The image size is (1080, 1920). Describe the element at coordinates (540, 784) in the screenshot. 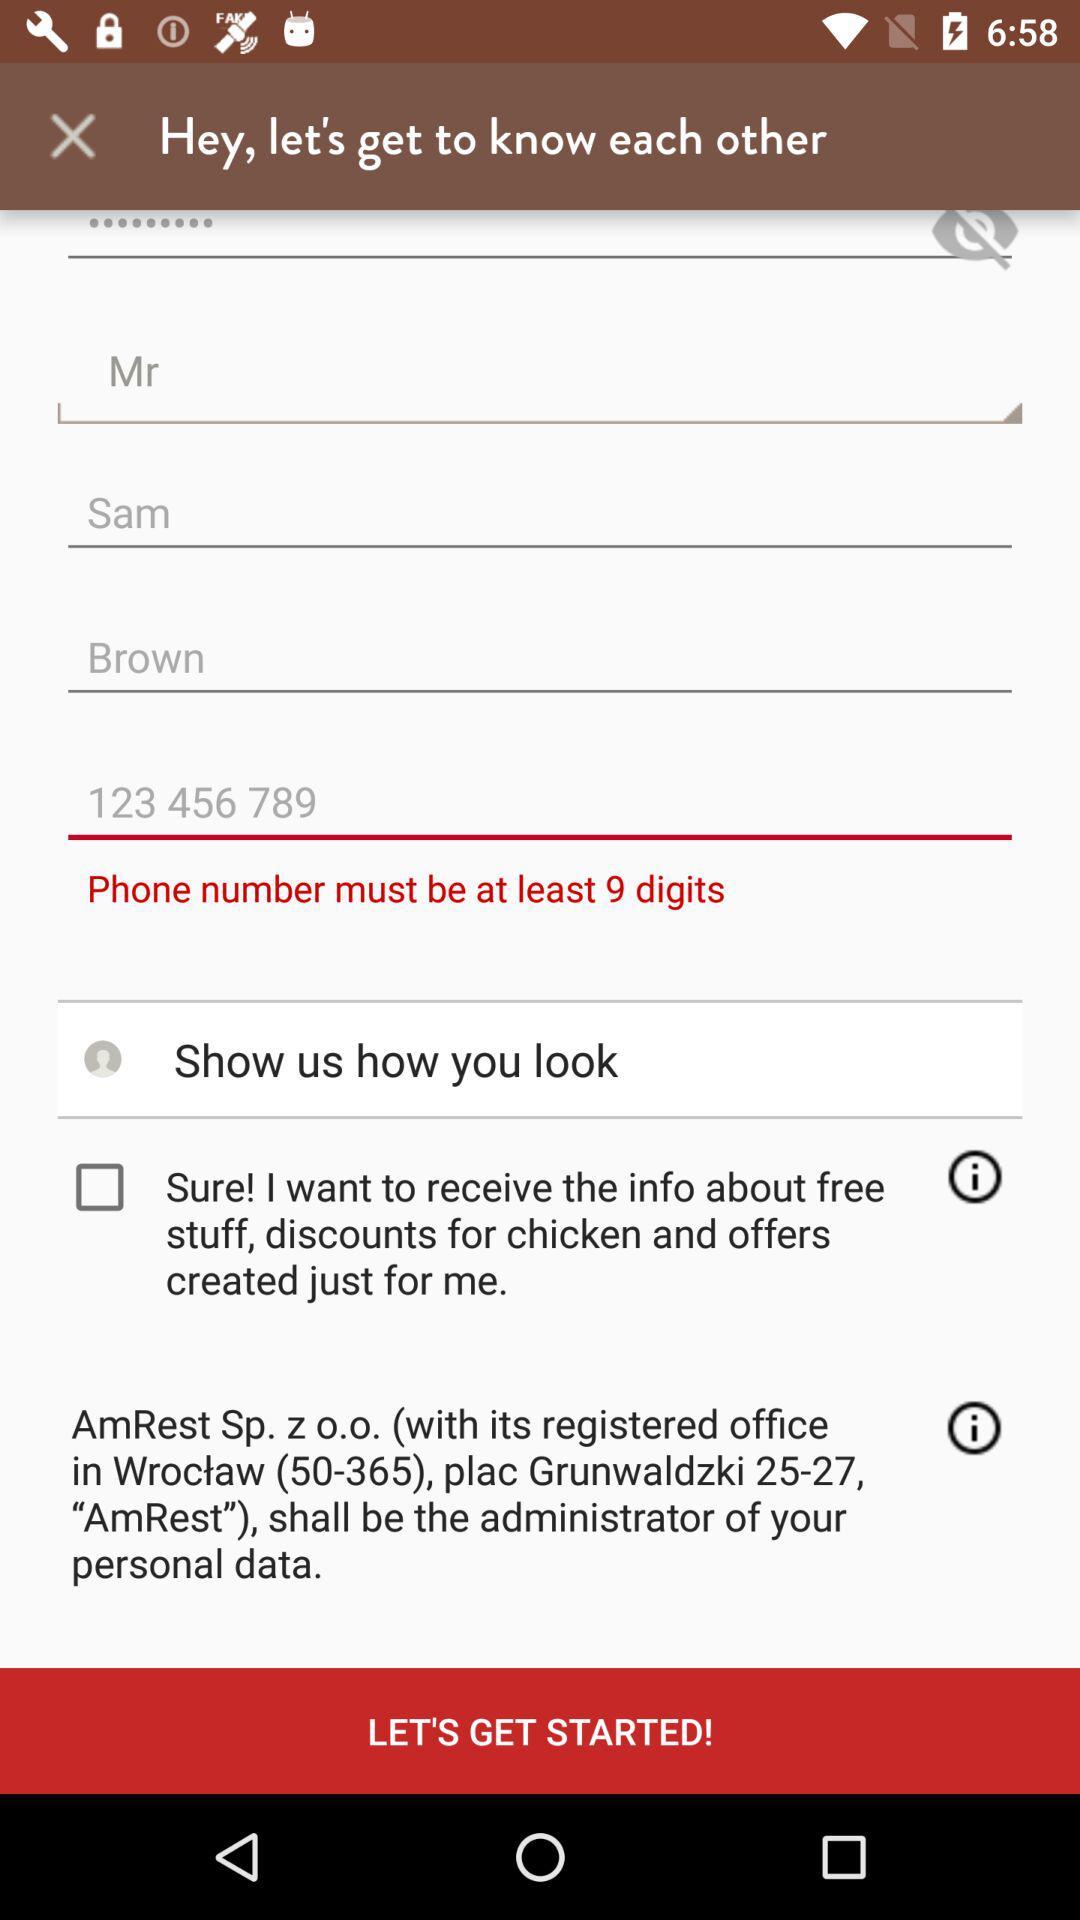

I see `icon below the brown` at that location.